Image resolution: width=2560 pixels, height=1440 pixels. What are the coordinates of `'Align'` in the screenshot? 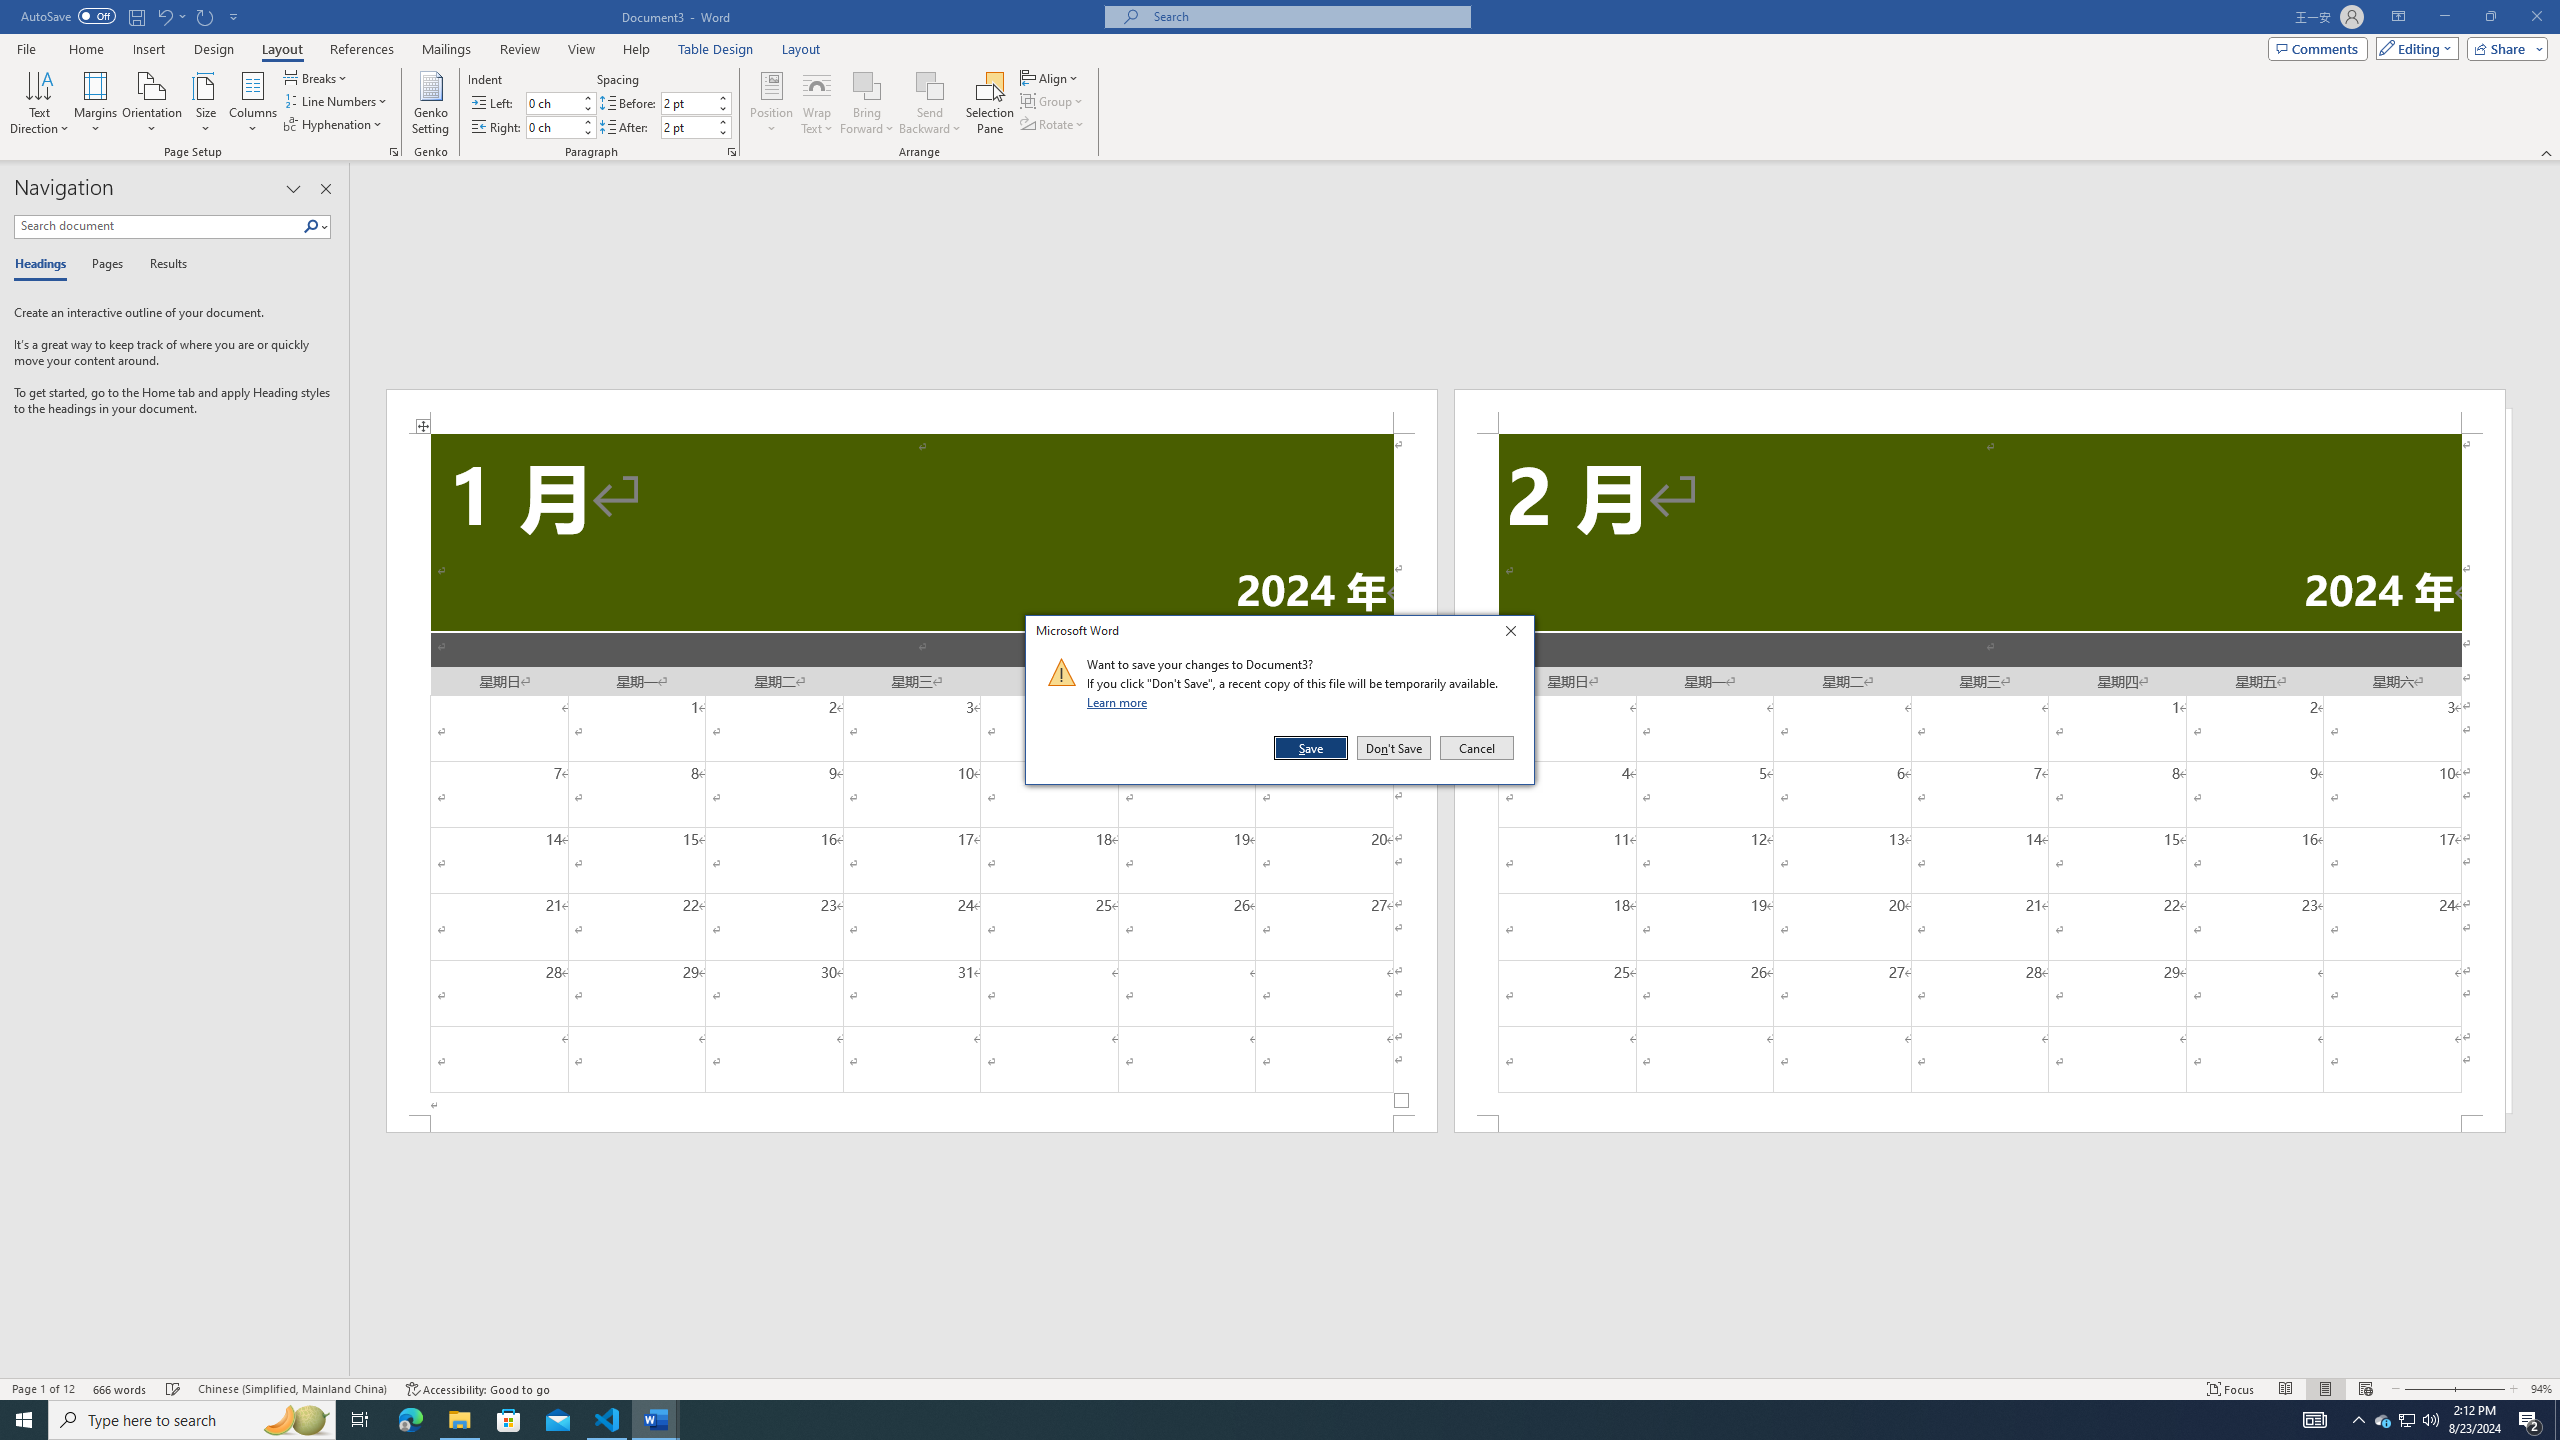 It's located at (1049, 77).